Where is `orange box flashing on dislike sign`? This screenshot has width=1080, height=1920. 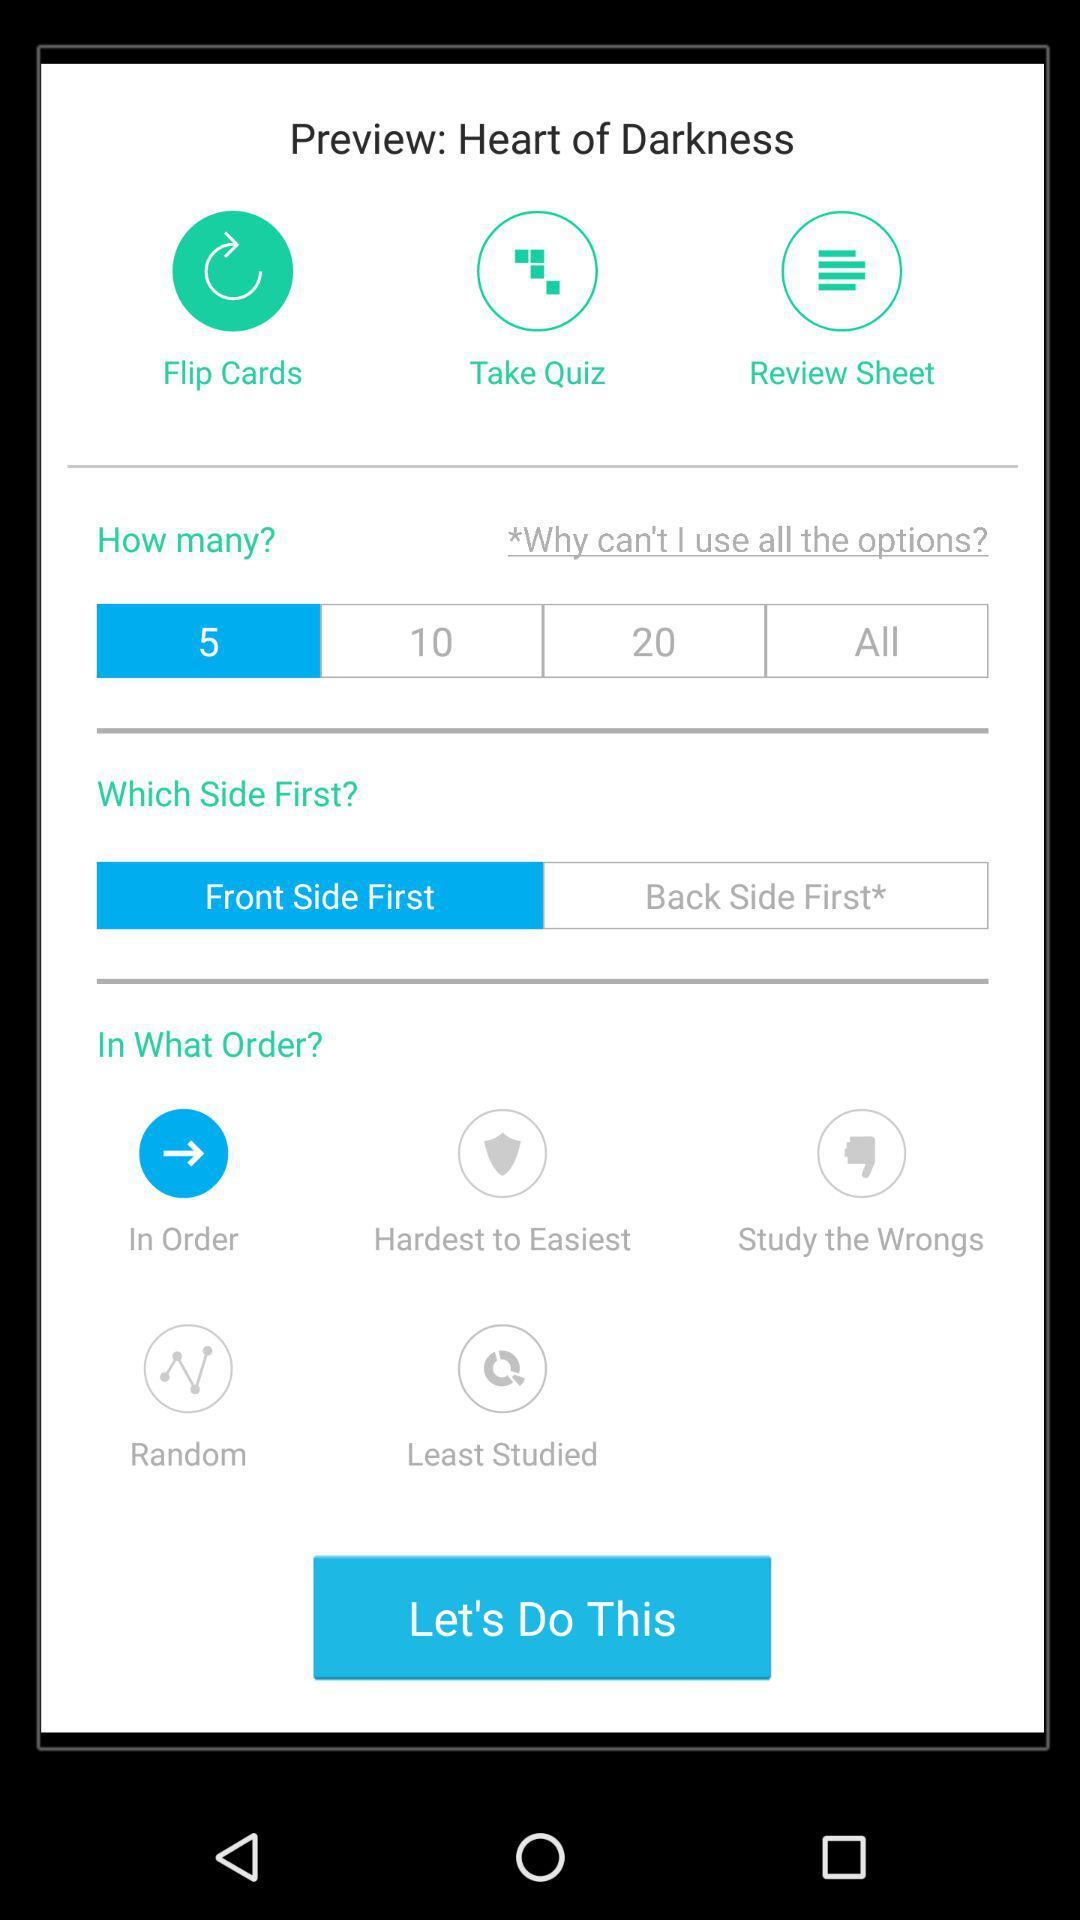 orange box flashing on dislike sign is located at coordinates (860, 1153).